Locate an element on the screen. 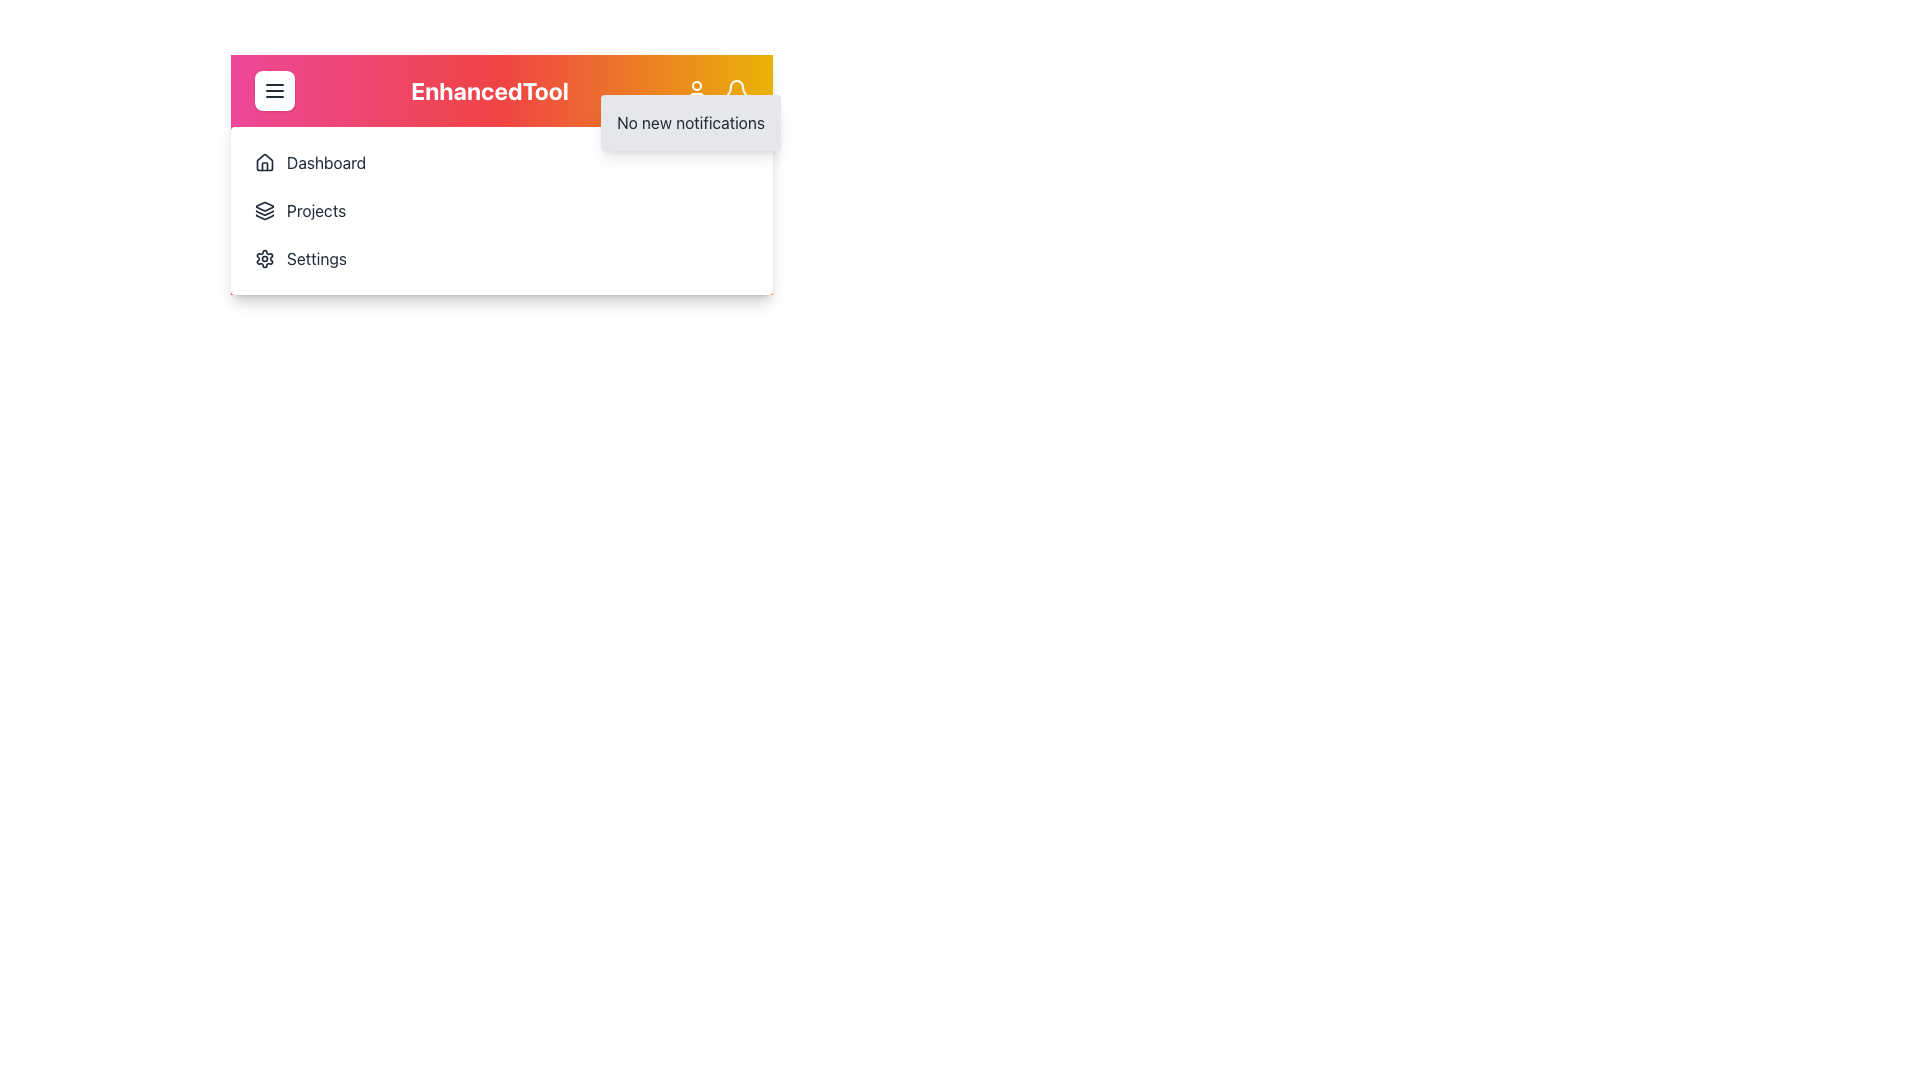 This screenshot has width=1920, height=1080. the gear icon located to the left of the 'Settings' label in the third list item of the vertical options menu is located at coordinates (263, 257).